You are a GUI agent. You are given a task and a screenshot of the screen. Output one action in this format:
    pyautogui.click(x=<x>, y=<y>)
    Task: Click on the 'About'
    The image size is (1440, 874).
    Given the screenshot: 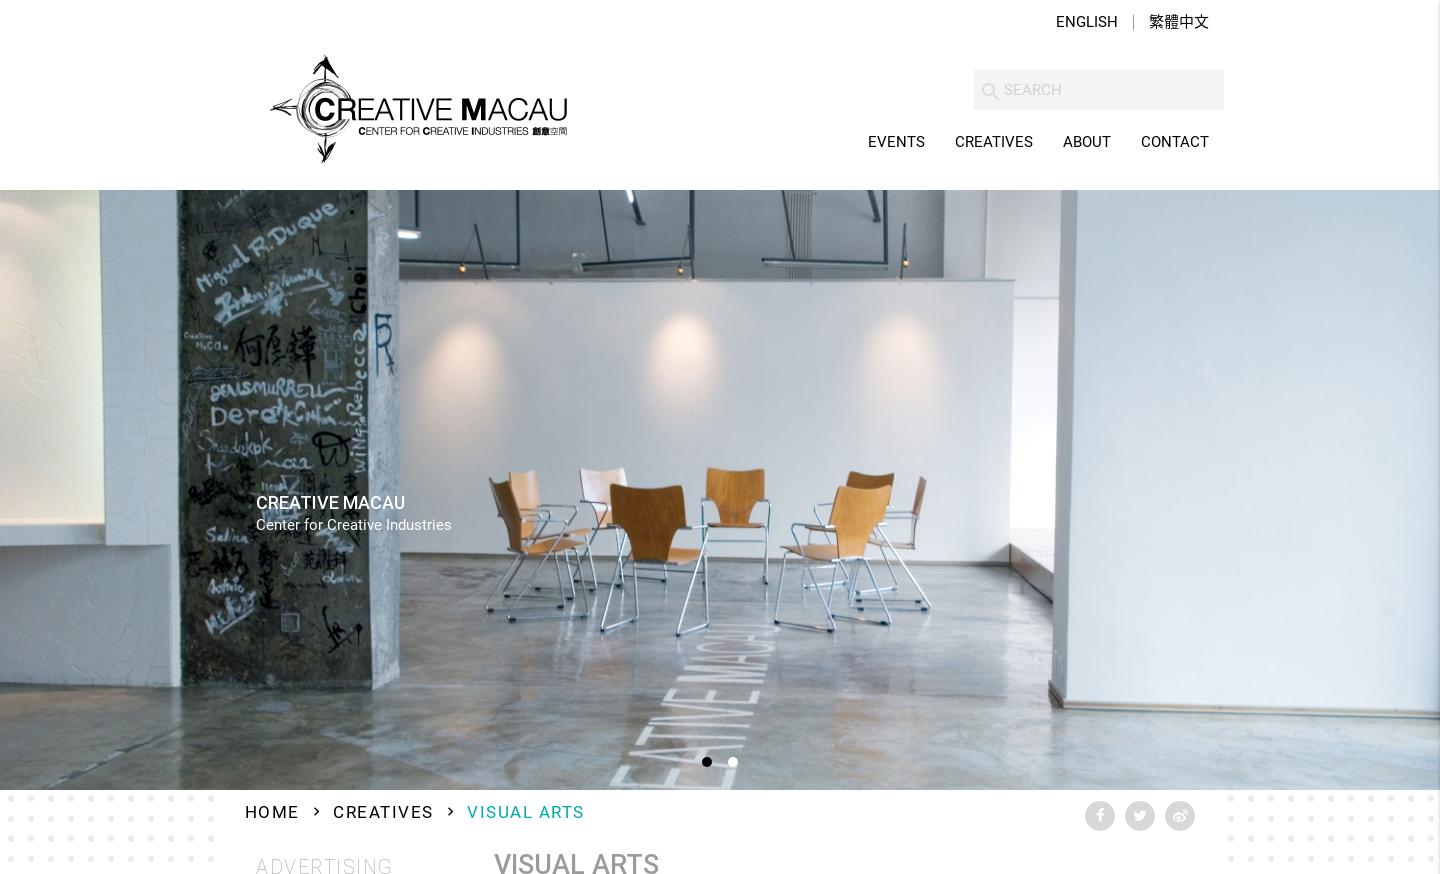 What is the action you would take?
    pyautogui.click(x=1086, y=142)
    